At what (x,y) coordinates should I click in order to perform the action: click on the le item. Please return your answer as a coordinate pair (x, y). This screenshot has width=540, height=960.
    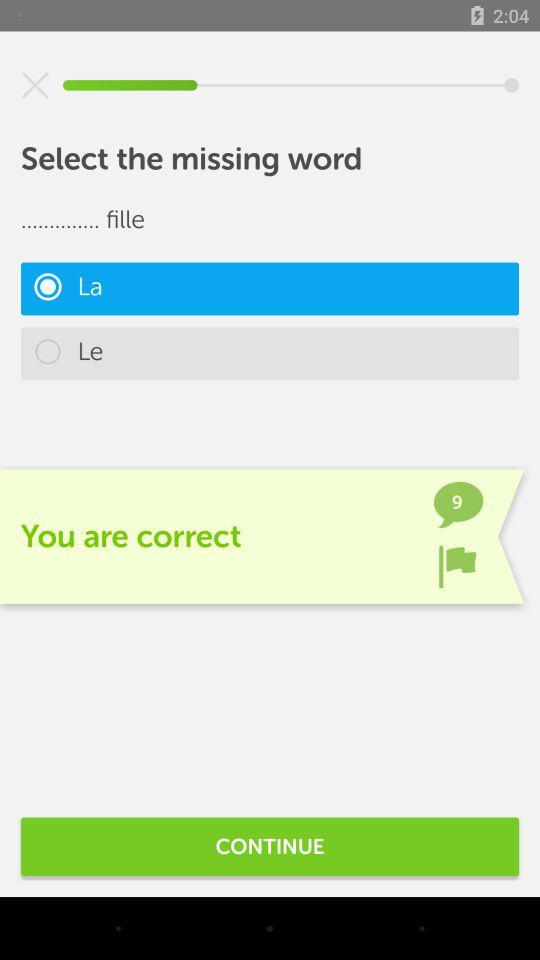
    Looking at the image, I should click on (270, 353).